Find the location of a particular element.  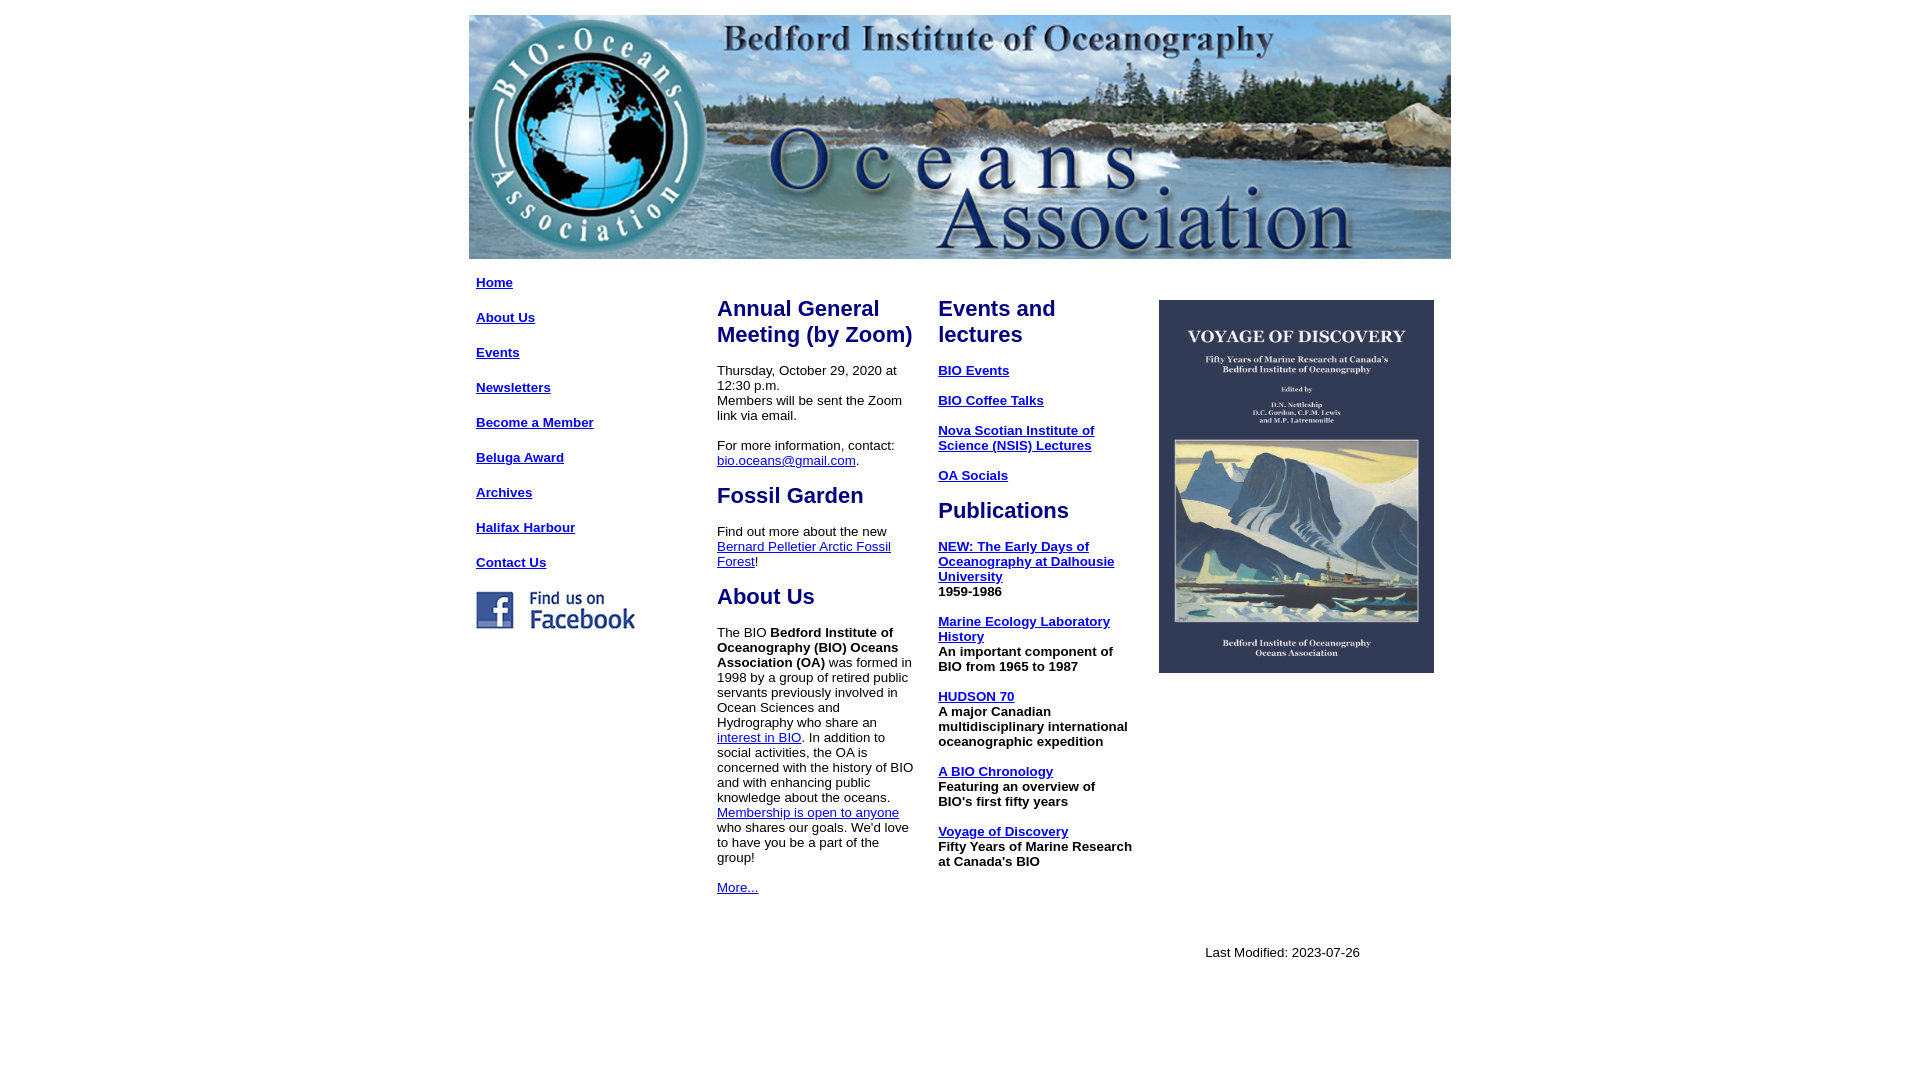

'Halifax Harbour' is located at coordinates (525, 526).